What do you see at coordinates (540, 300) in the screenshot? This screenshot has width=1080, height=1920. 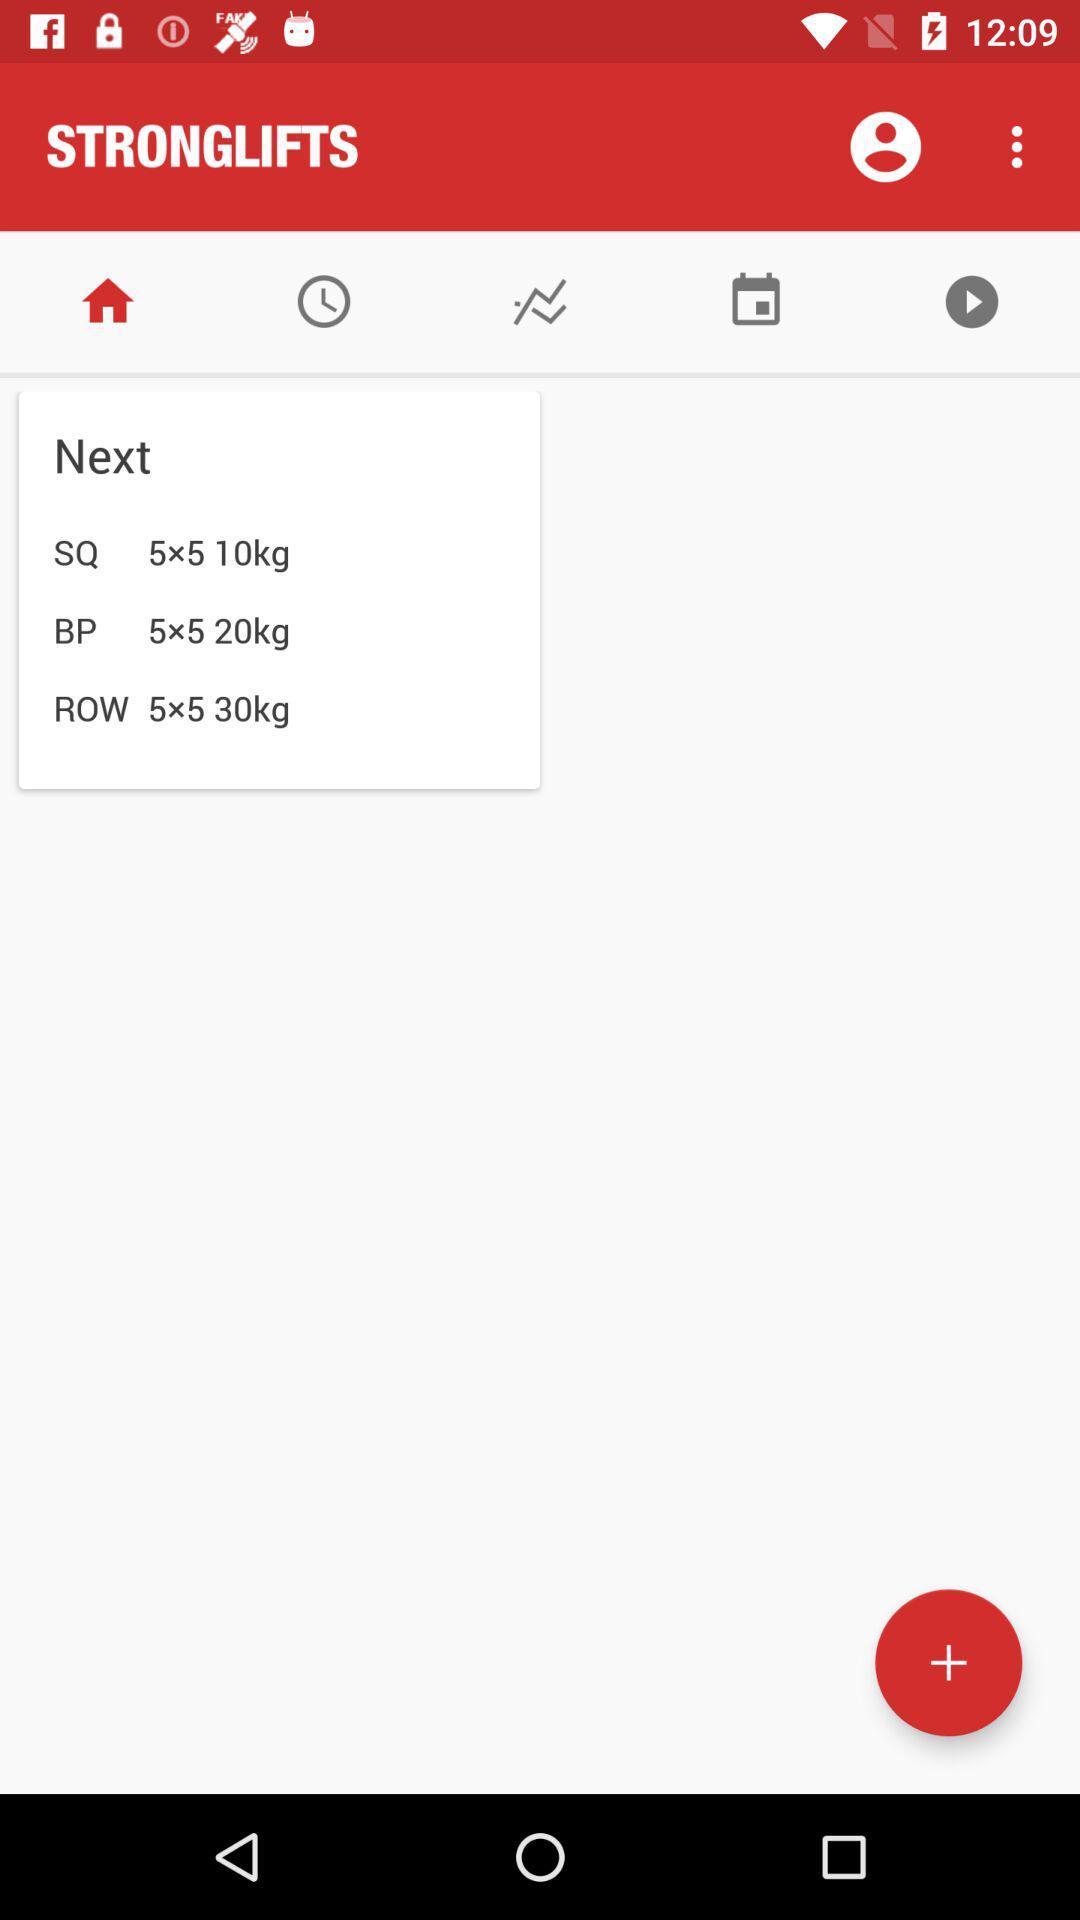 I see `graph view` at bounding box center [540, 300].